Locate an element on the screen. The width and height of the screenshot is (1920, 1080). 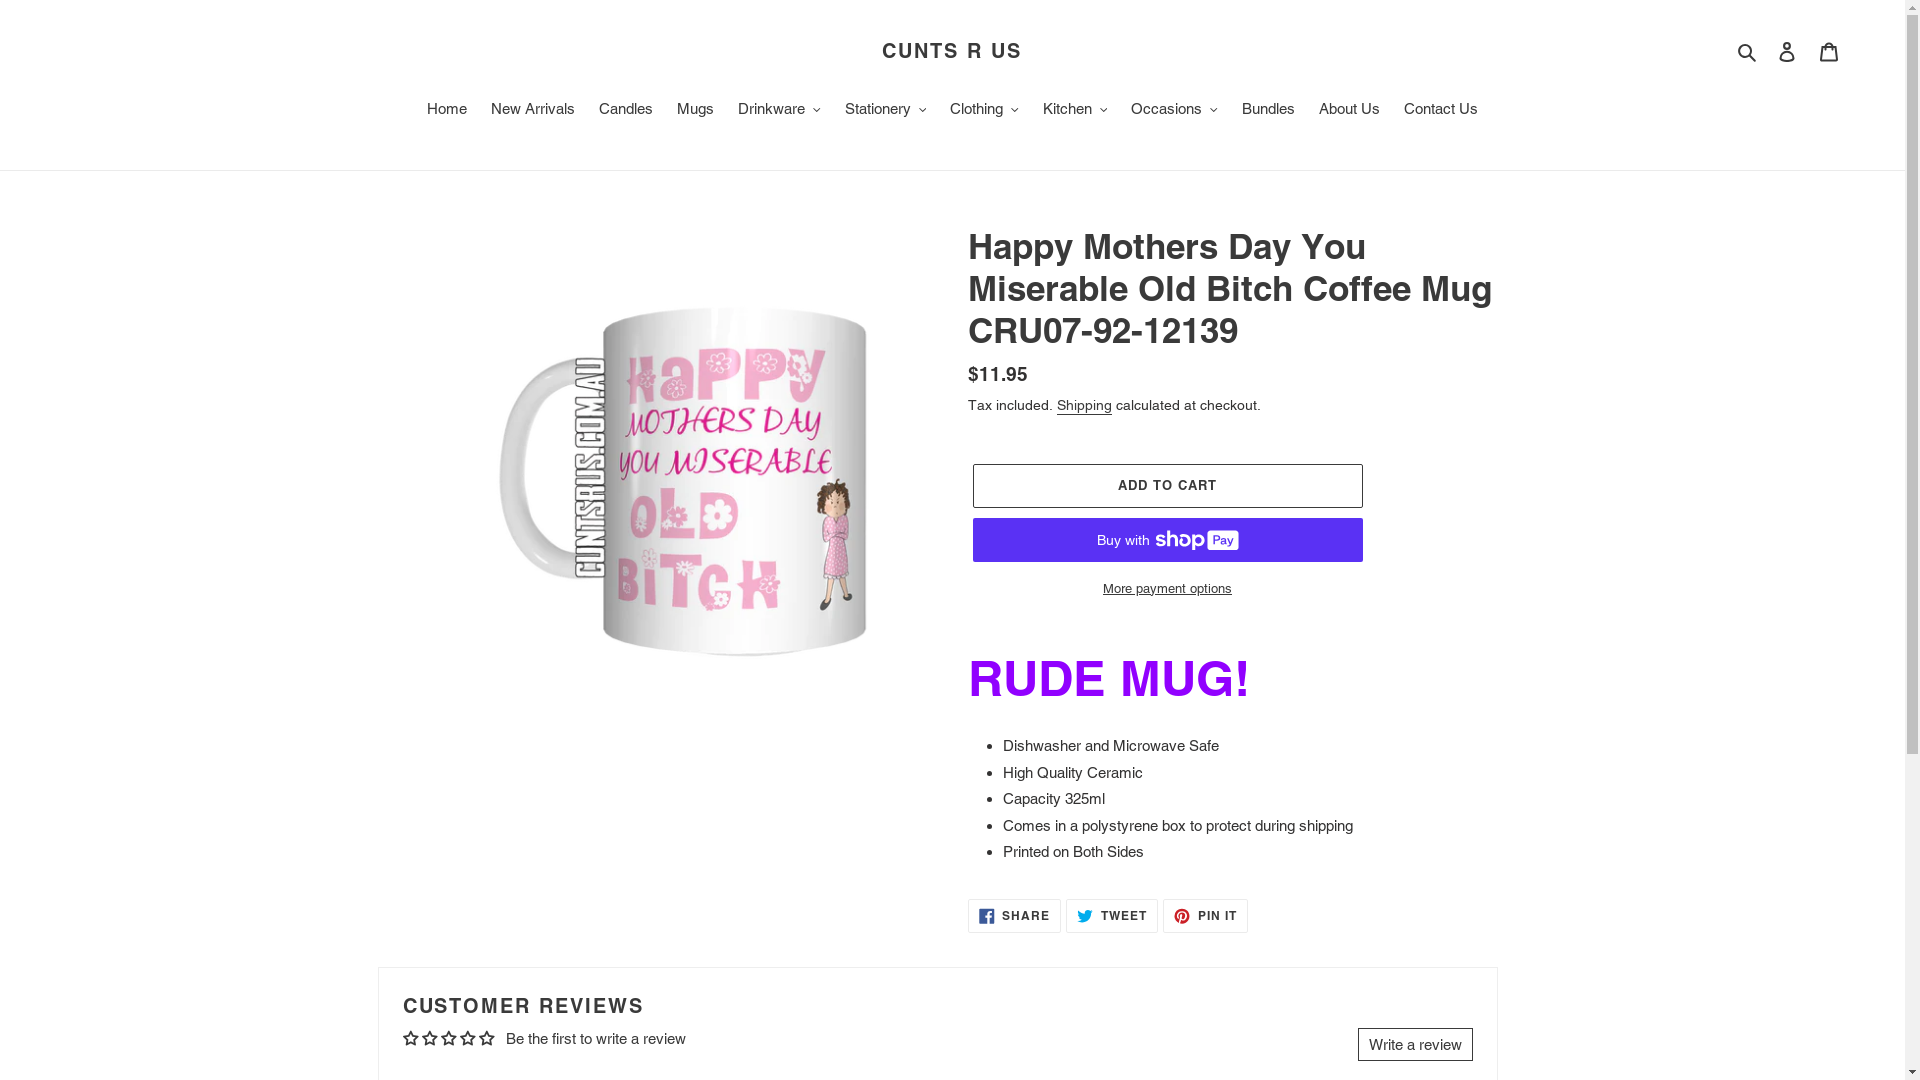
'Contact Us' is located at coordinates (1440, 111).